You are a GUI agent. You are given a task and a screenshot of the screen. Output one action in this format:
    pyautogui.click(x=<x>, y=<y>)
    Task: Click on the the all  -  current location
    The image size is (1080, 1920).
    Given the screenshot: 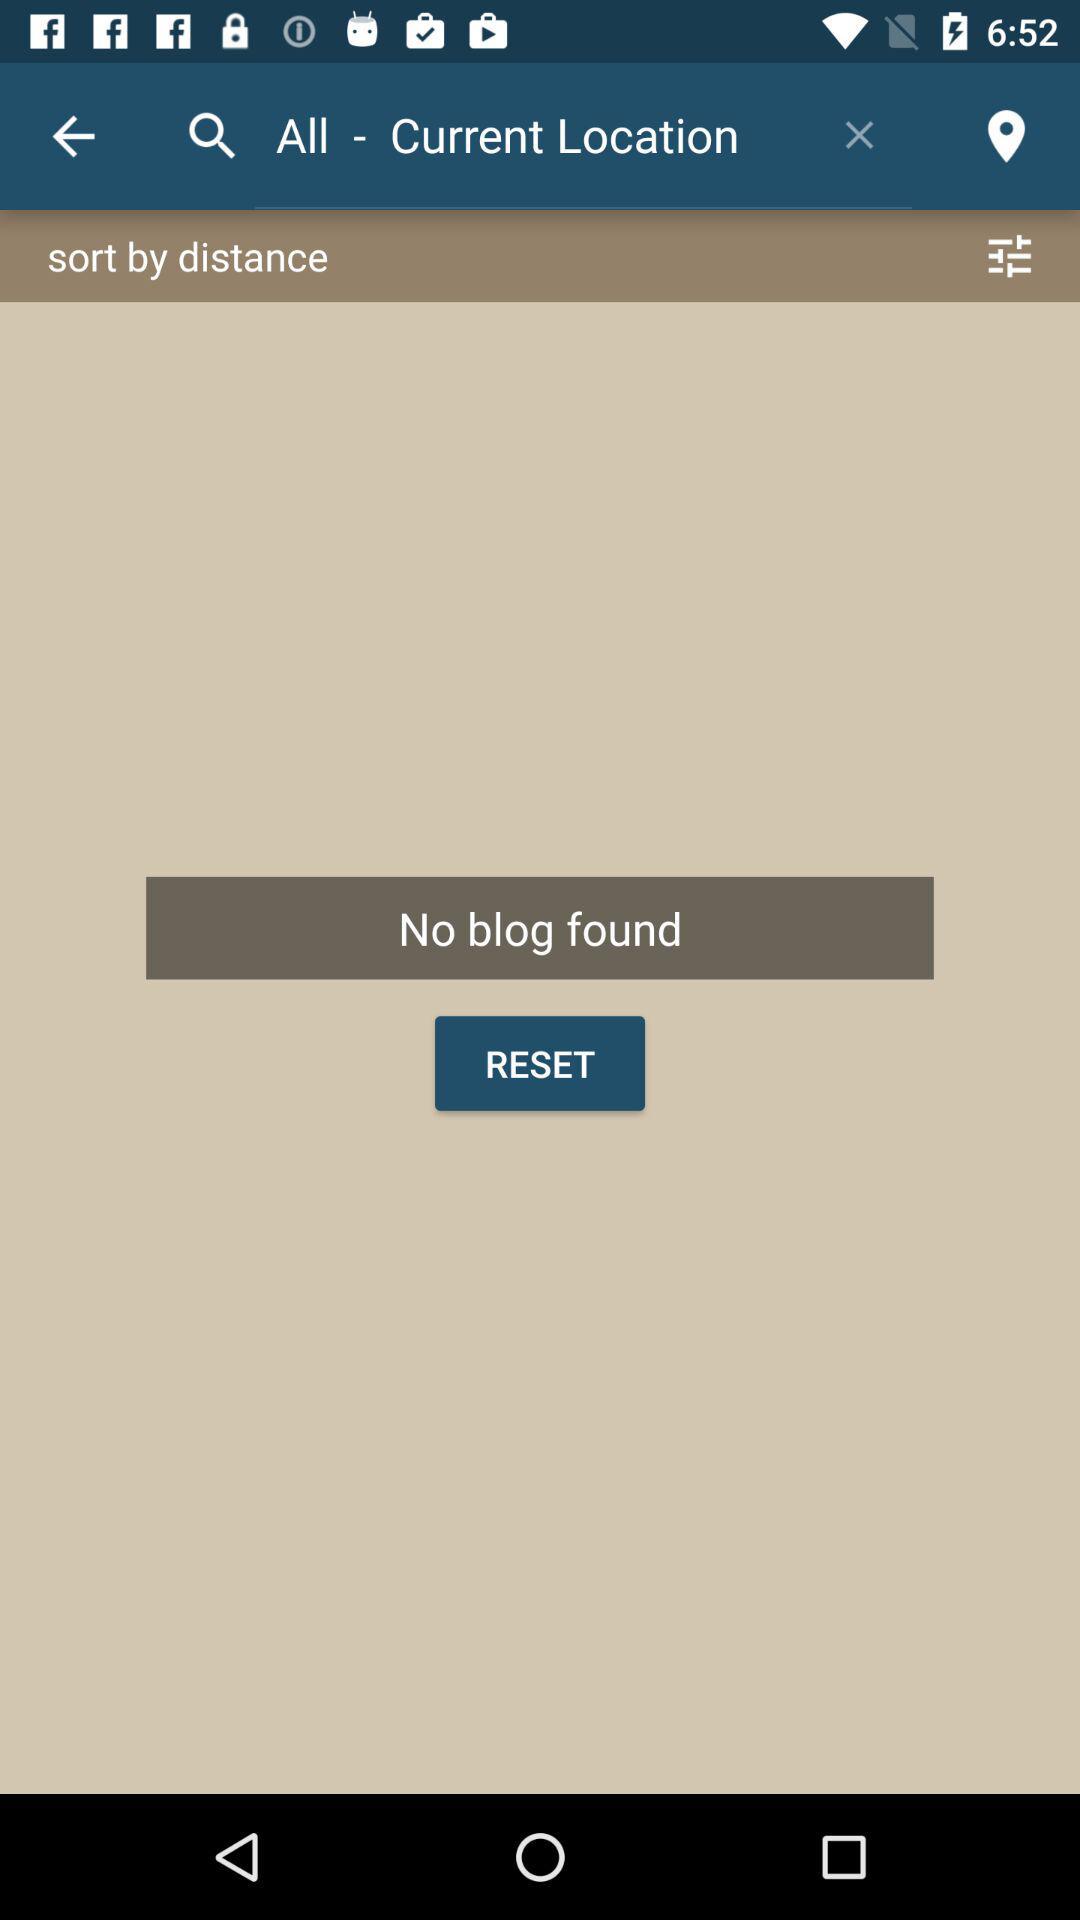 What is the action you would take?
    pyautogui.click(x=530, y=133)
    